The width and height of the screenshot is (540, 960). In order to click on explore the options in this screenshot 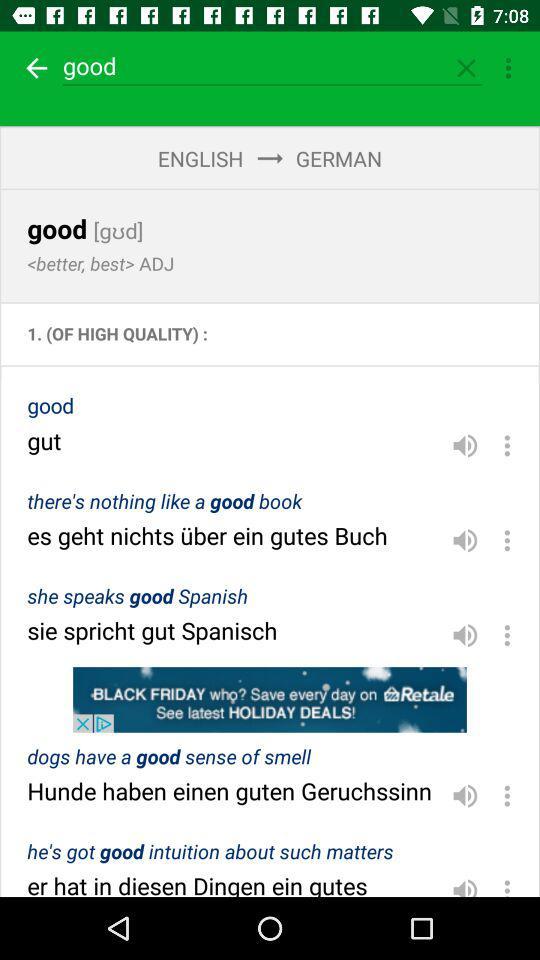, I will do `click(507, 634)`.